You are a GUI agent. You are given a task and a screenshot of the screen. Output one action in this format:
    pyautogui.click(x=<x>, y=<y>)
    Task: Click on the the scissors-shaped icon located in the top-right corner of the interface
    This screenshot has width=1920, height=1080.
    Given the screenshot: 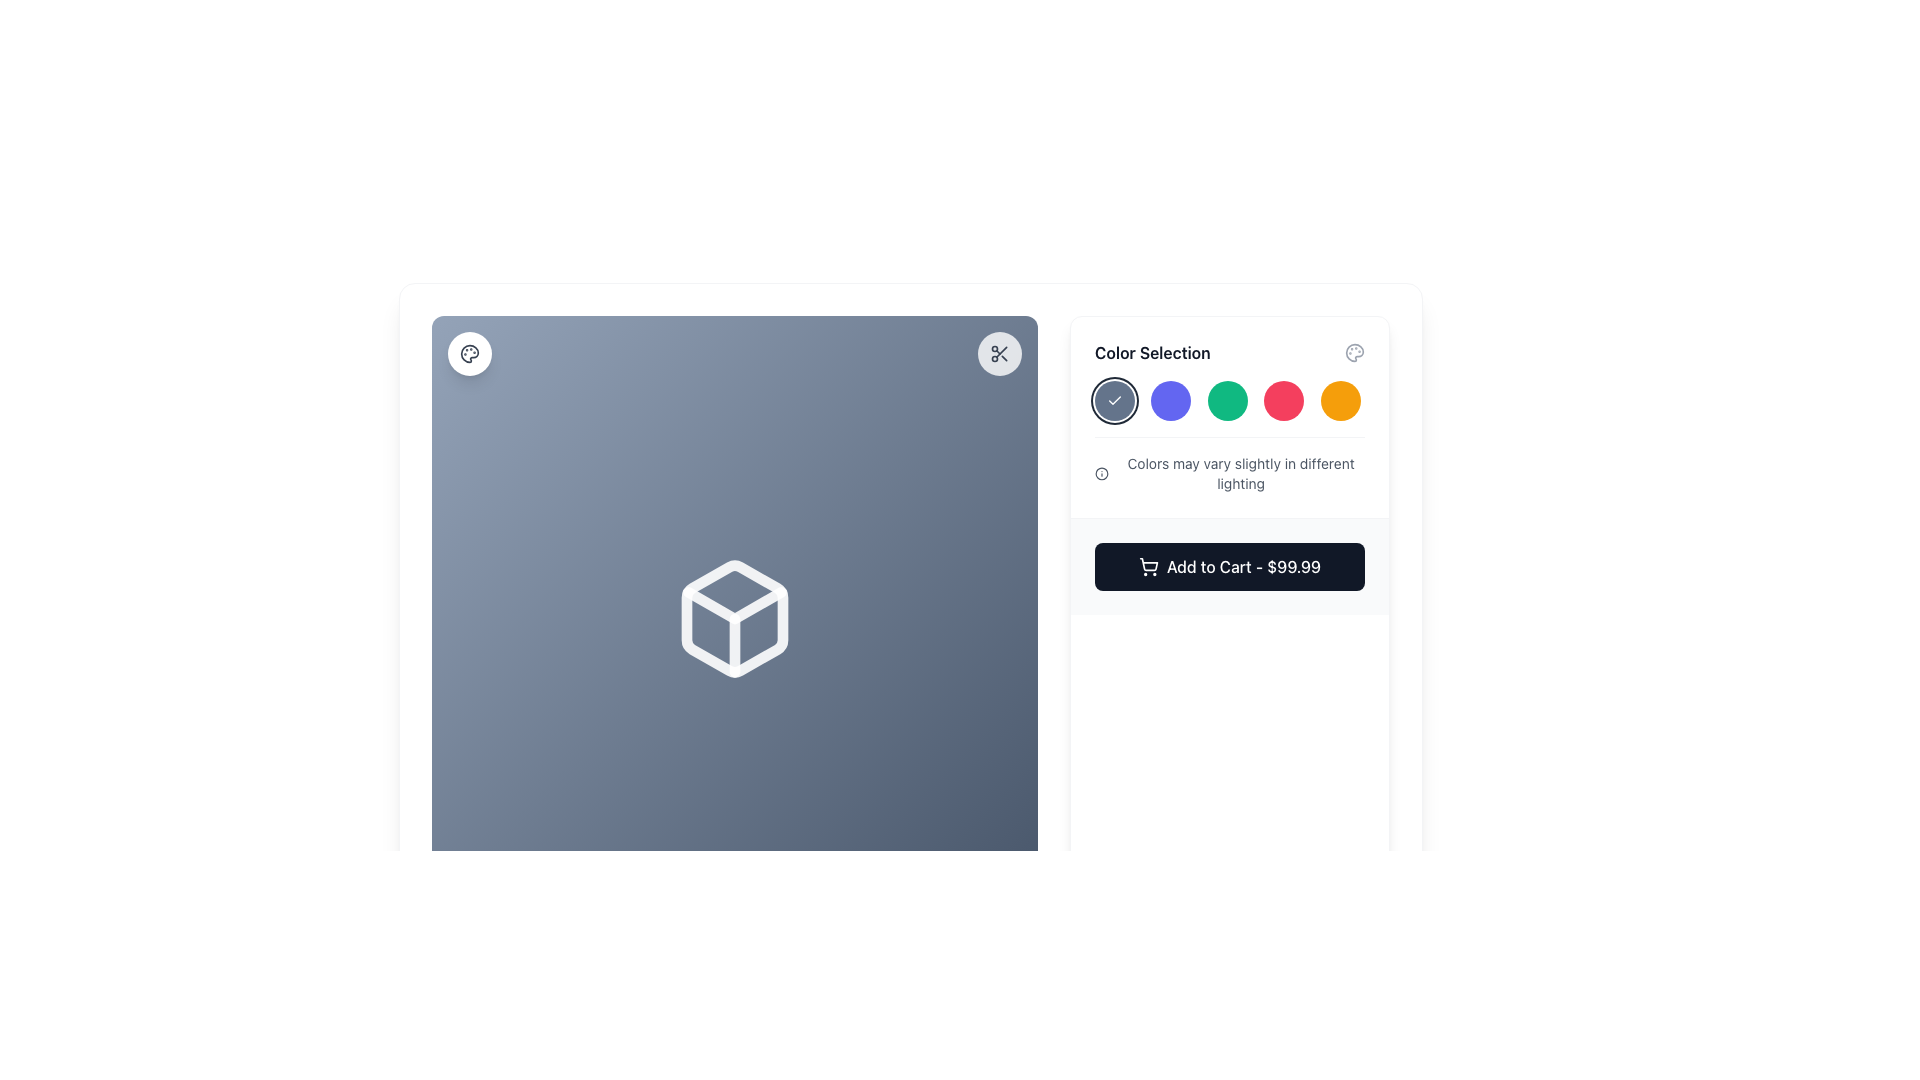 What is the action you would take?
    pyautogui.click(x=999, y=353)
    